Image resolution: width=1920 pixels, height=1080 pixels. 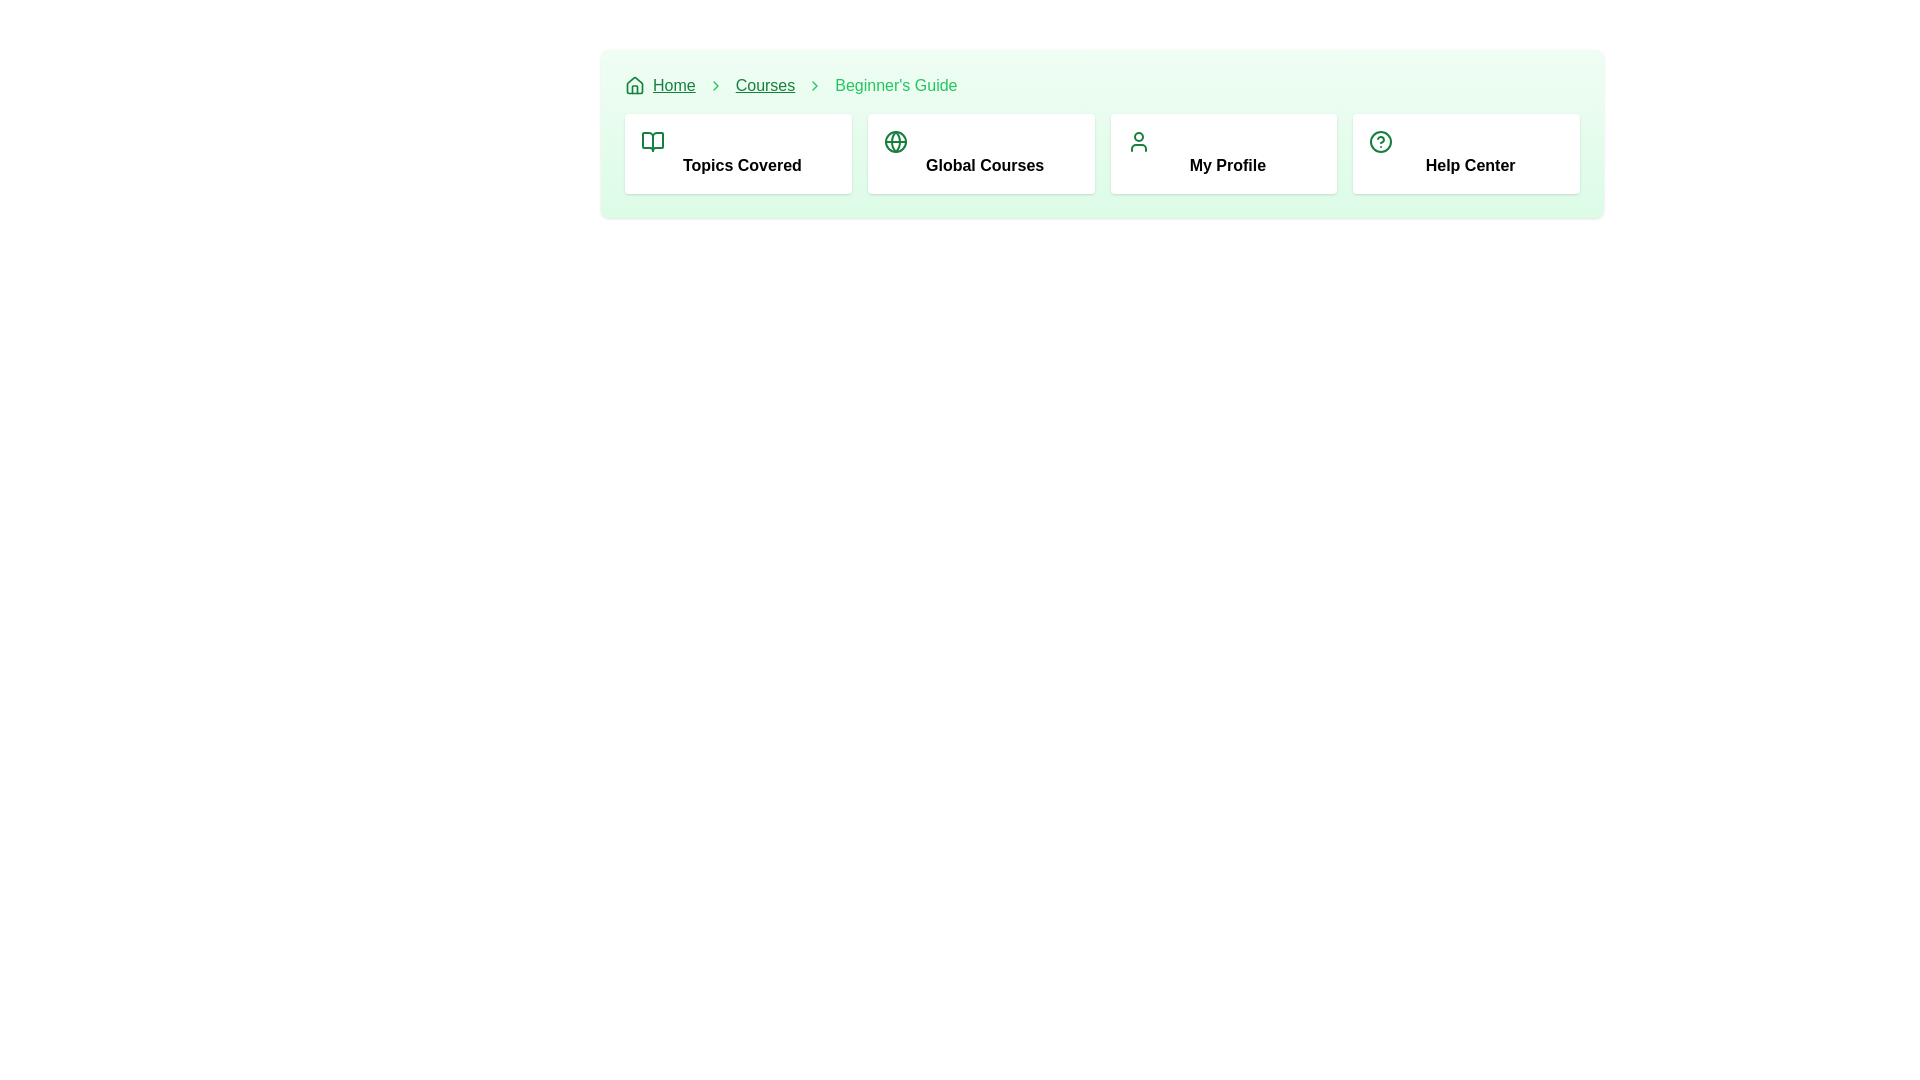 What do you see at coordinates (1138, 141) in the screenshot?
I see `the user profile icon, which is a green outline figure of a user, located in the 'My Profile' section of the navigation card area` at bounding box center [1138, 141].